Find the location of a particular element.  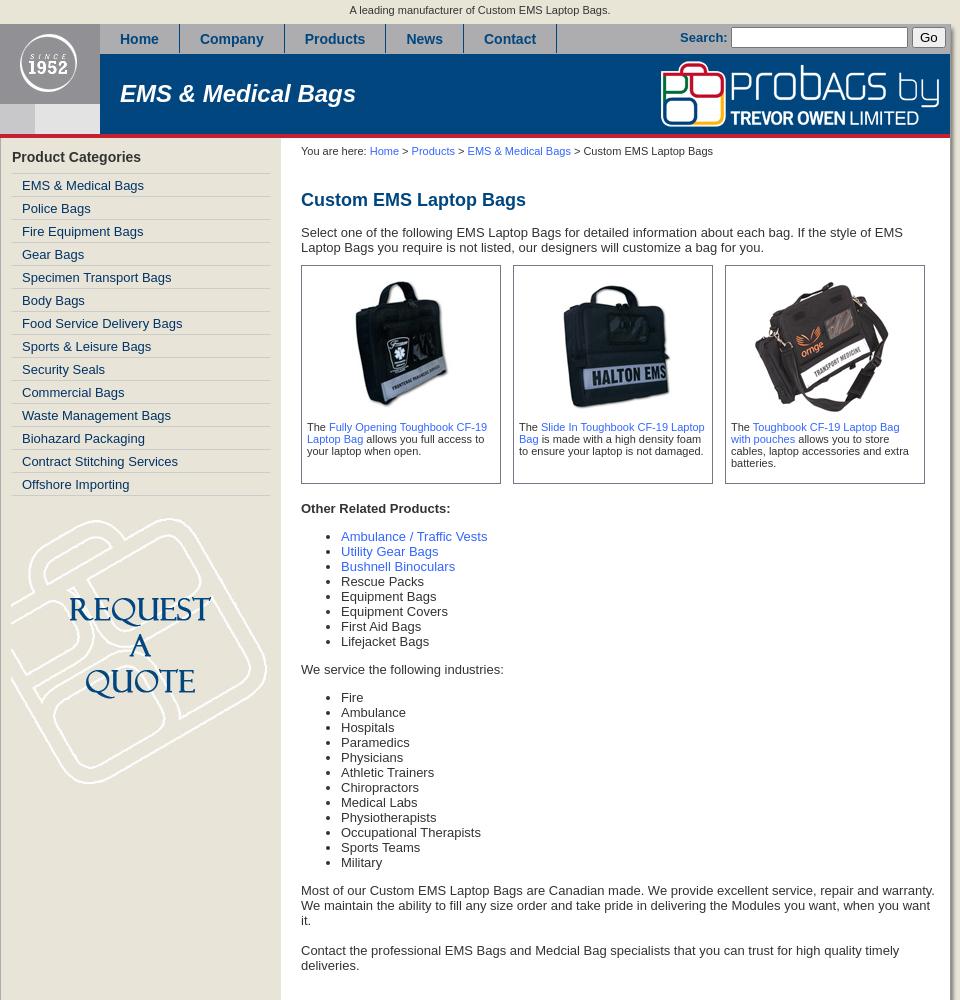

'We service the following industries:' is located at coordinates (400, 669).